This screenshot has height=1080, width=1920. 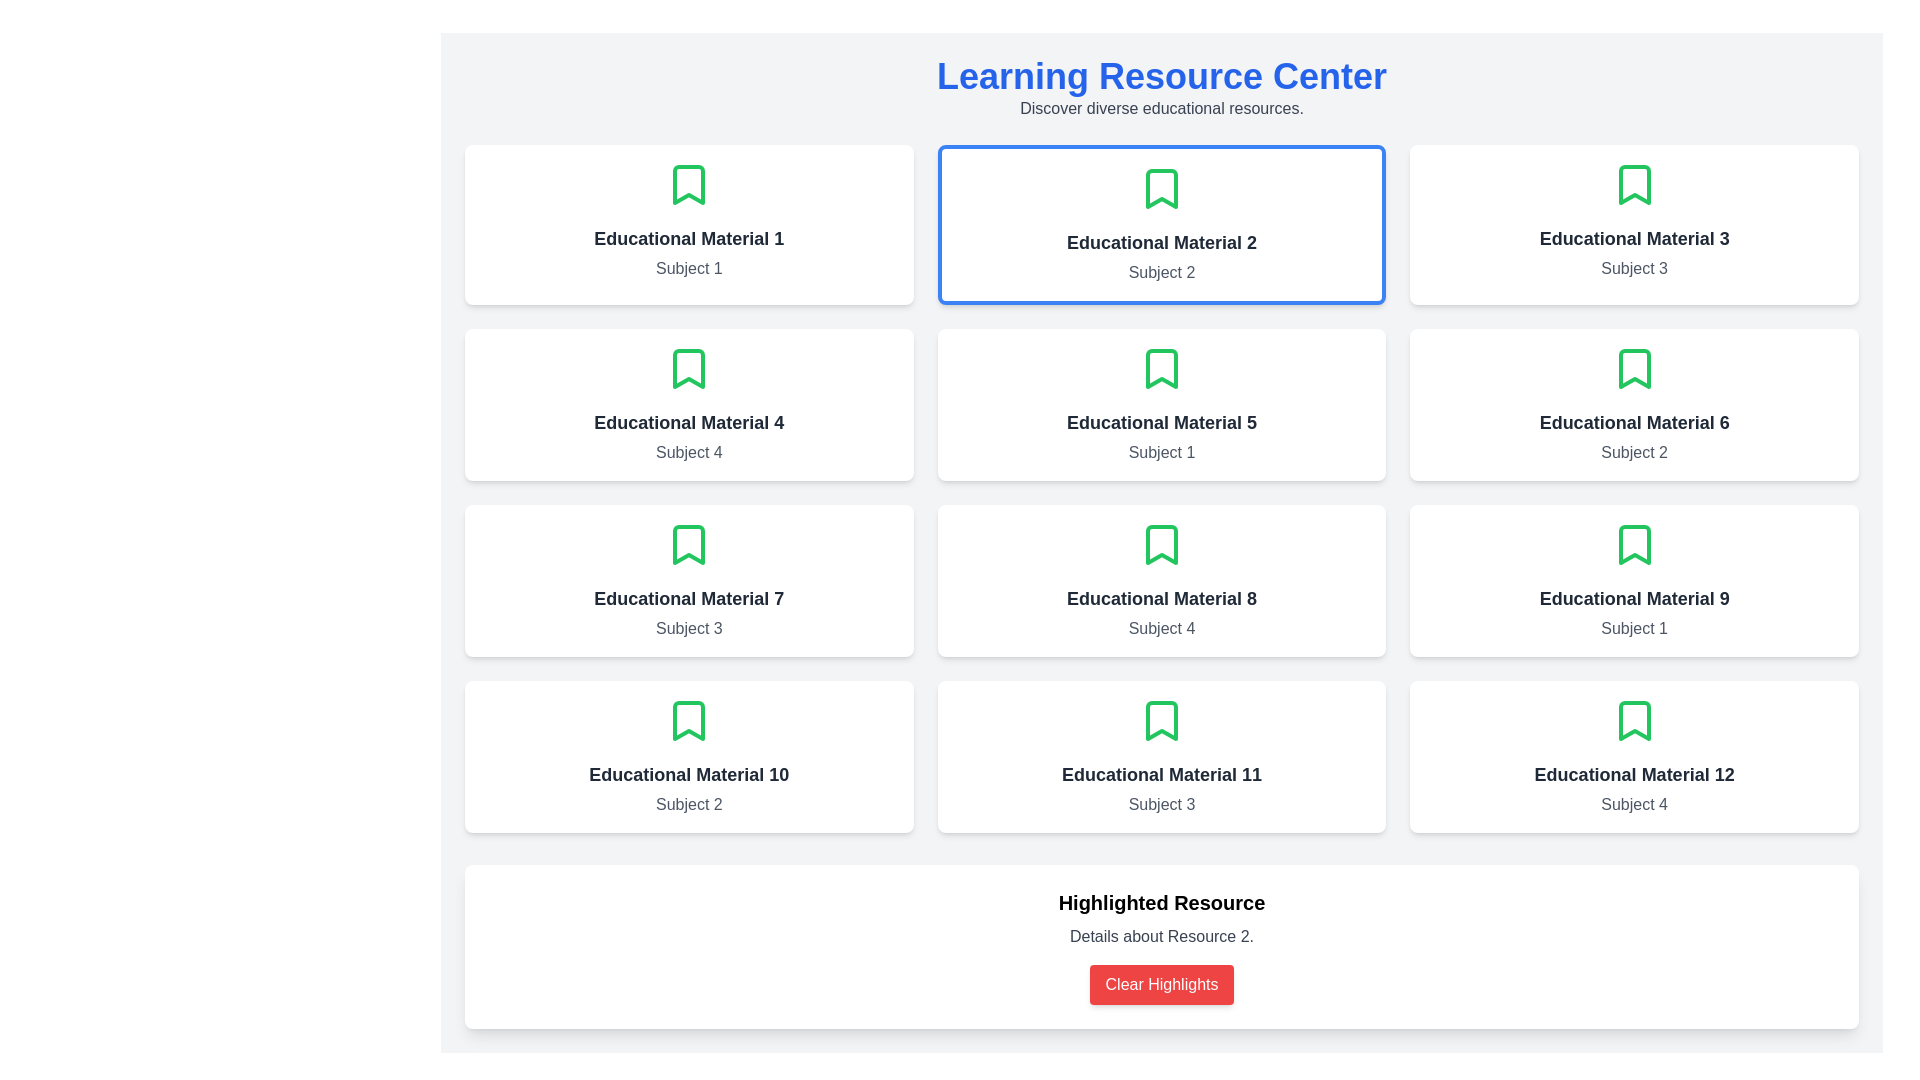 What do you see at coordinates (1161, 774) in the screenshot?
I see `the text label displaying 'Educational Material 11', which is centered in the bottom row of the grid and is above 'Subject 3' and below a green bookmark icon` at bounding box center [1161, 774].